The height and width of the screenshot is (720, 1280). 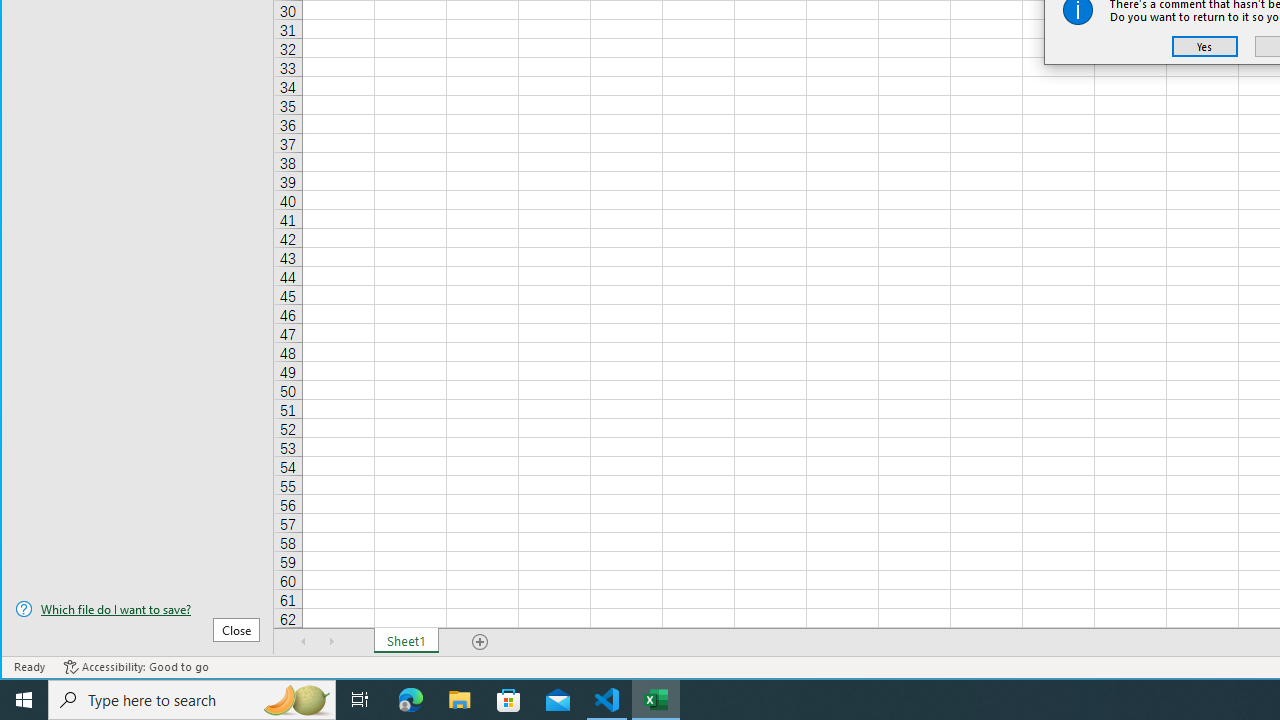 I want to click on 'Accessibility Checker Accessibility: Good to go', so click(x=135, y=667).